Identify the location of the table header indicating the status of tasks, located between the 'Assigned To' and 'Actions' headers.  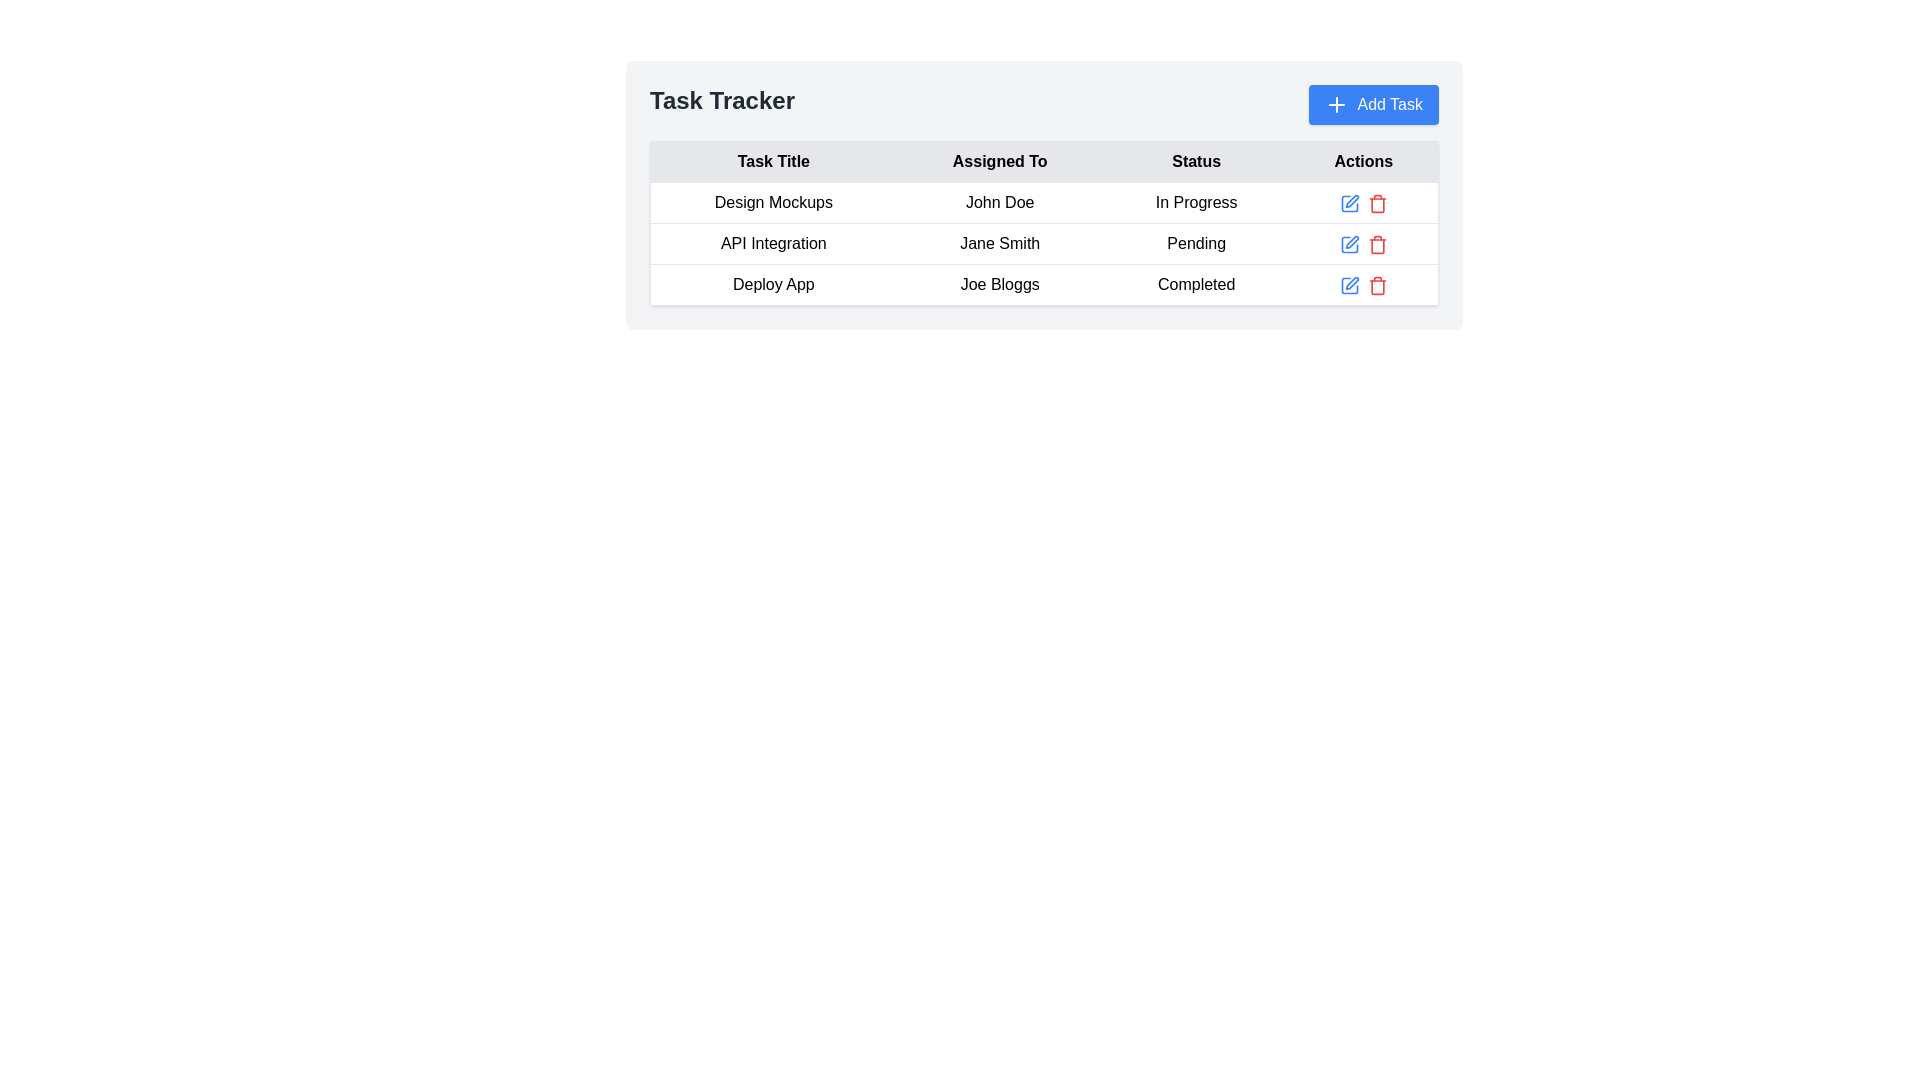
(1196, 161).